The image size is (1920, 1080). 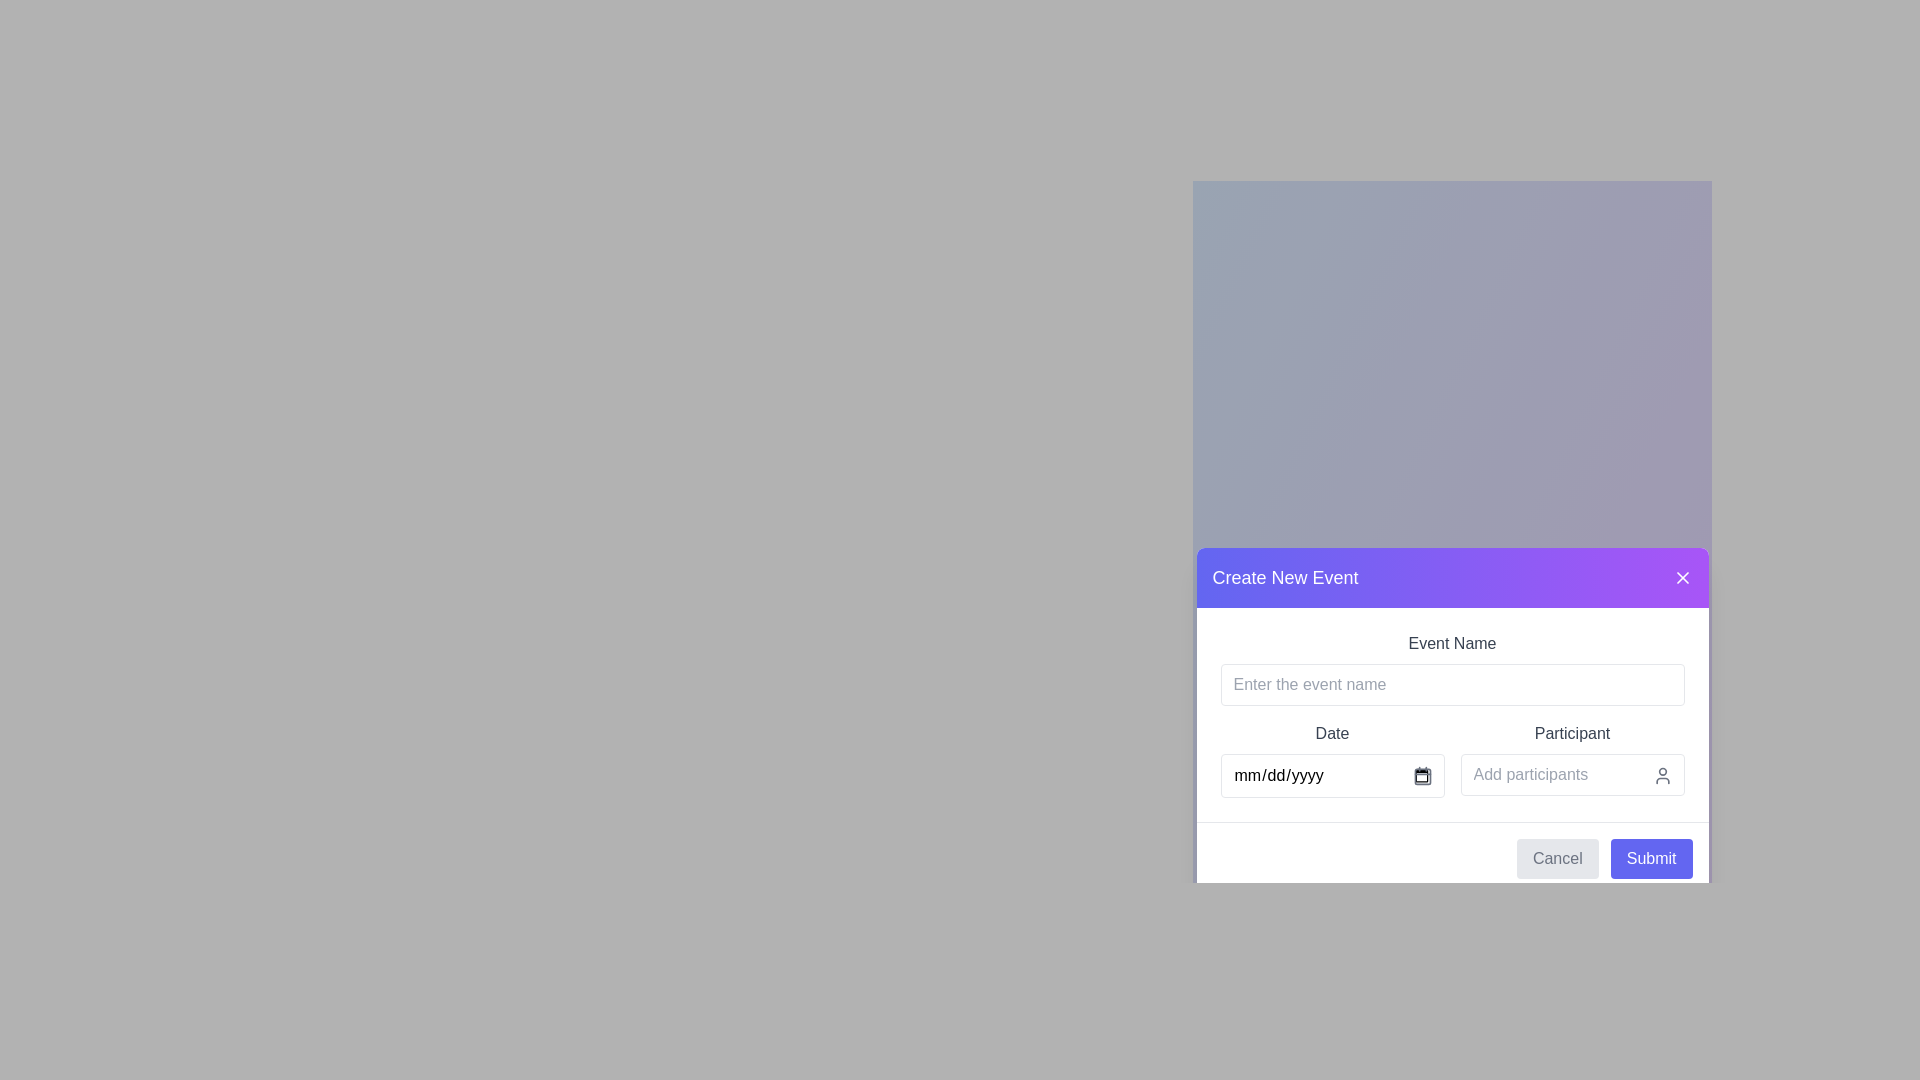 I want to click on the 'Submit' button located at the bottom-right corner of the form, so click(x=1651, y=857).